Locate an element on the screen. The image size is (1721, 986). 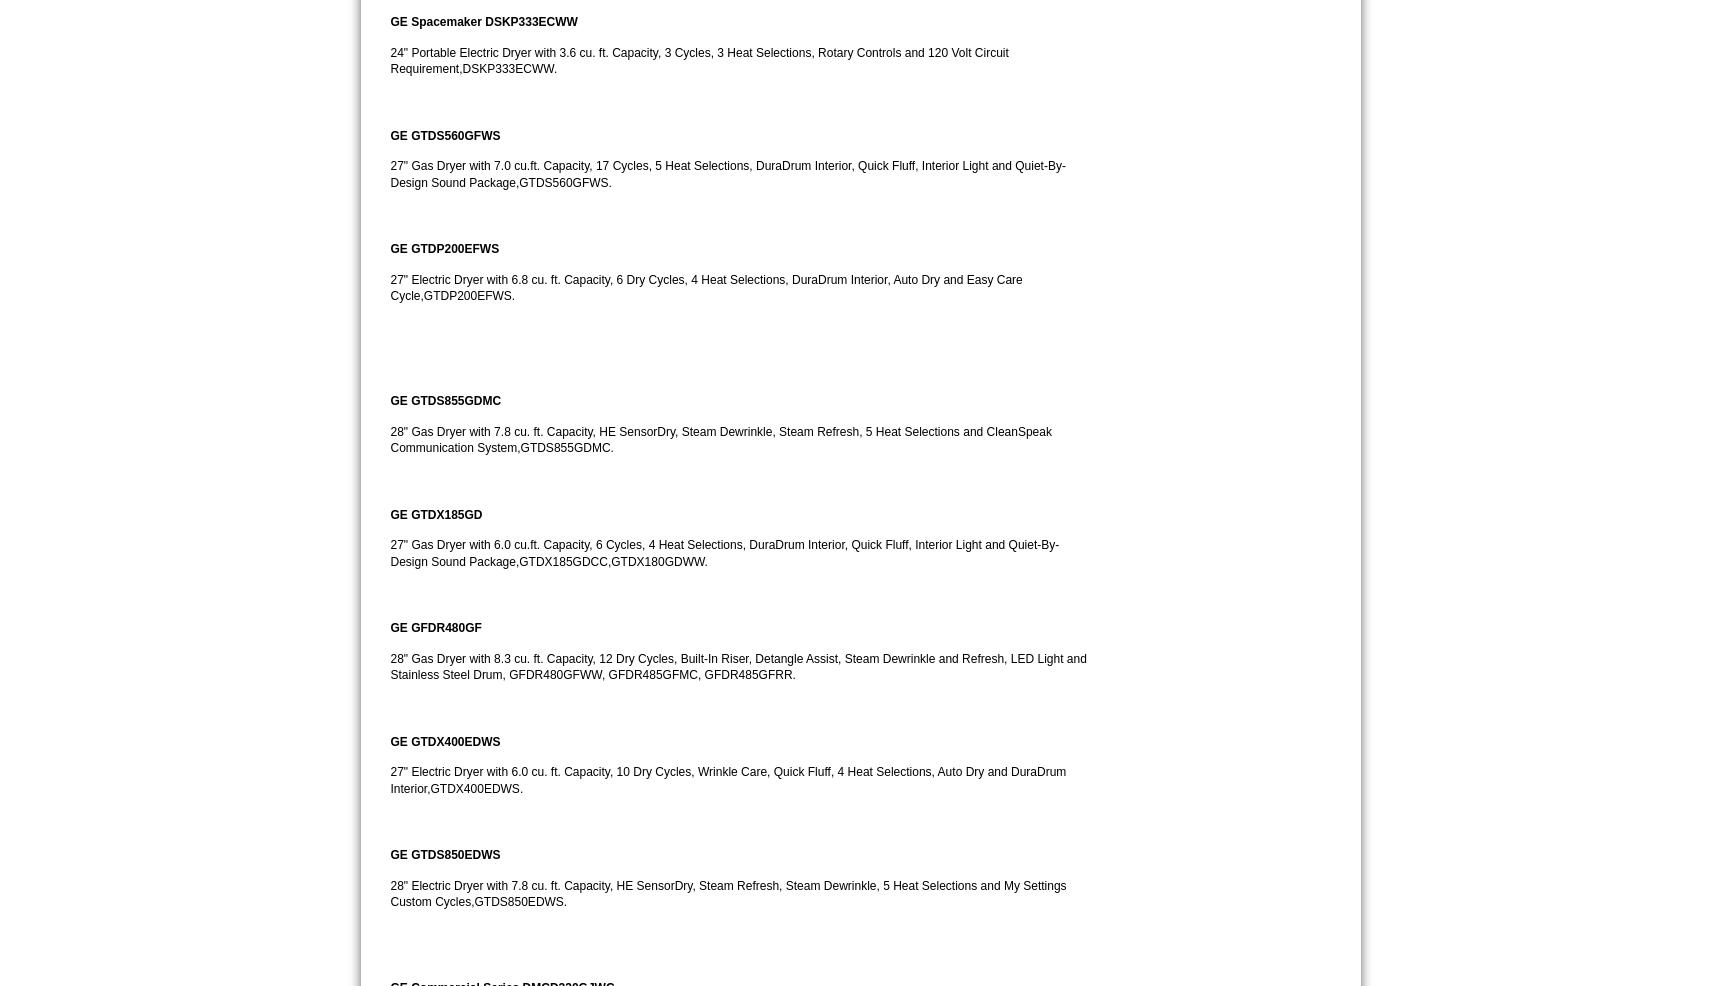
'GE GTDS850EDWS' is located at coordinates (444, 853).